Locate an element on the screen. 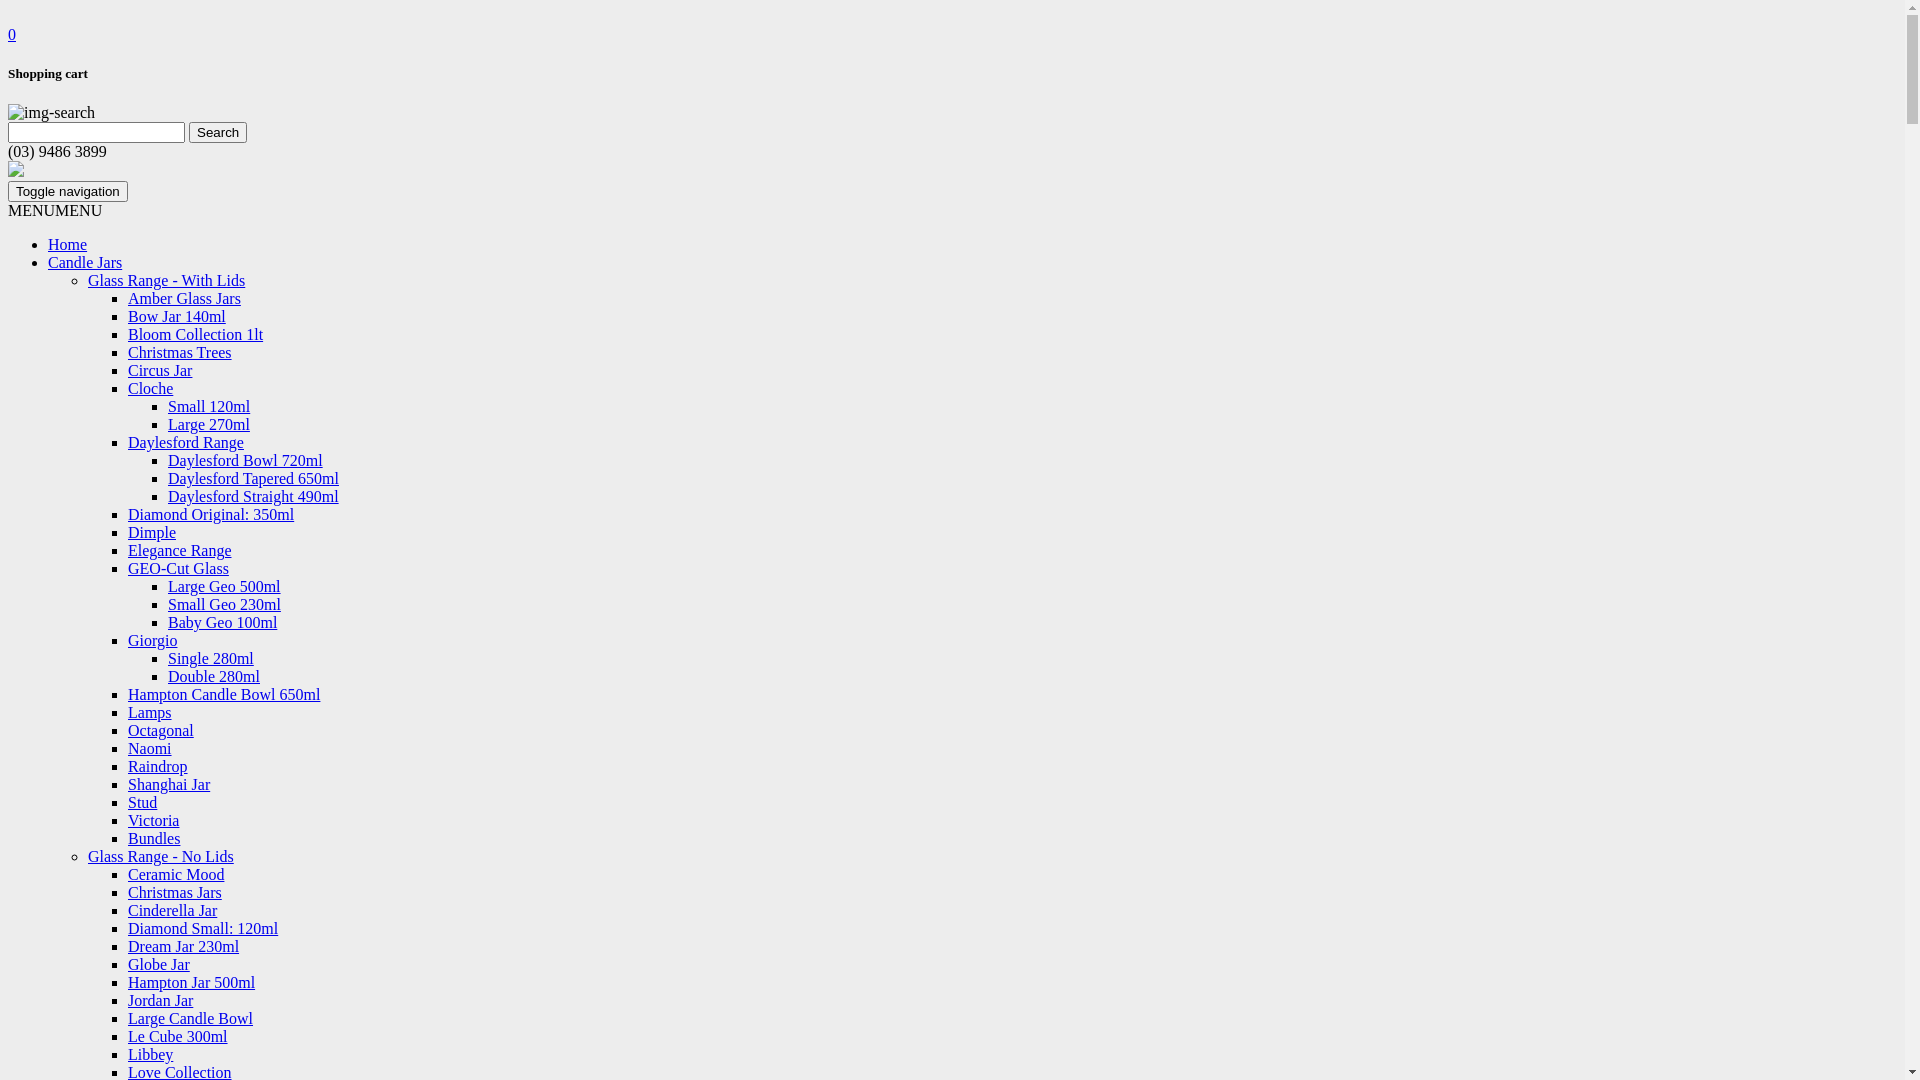 This screenshot has width=1920, height=1080. 'Globe Jar' is located at coordinates (157, 963).